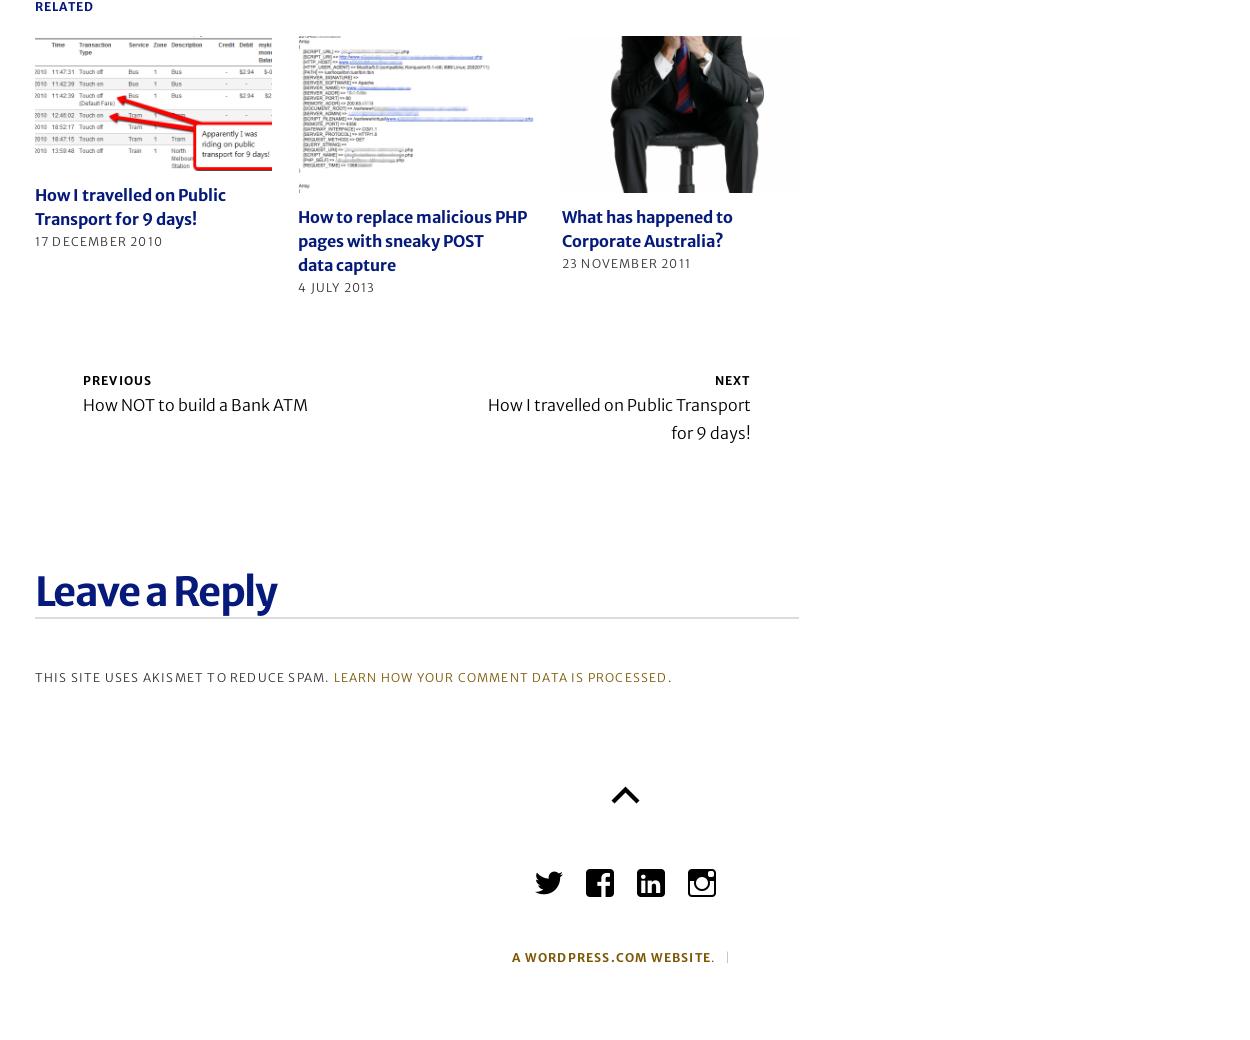 This screenshot has height=1040, width=1250. Describe the element at coordinates (412, 240) in the screenshot. I see `'How to replace malicious PHP pages with sneaky POST data capture'` at that location.